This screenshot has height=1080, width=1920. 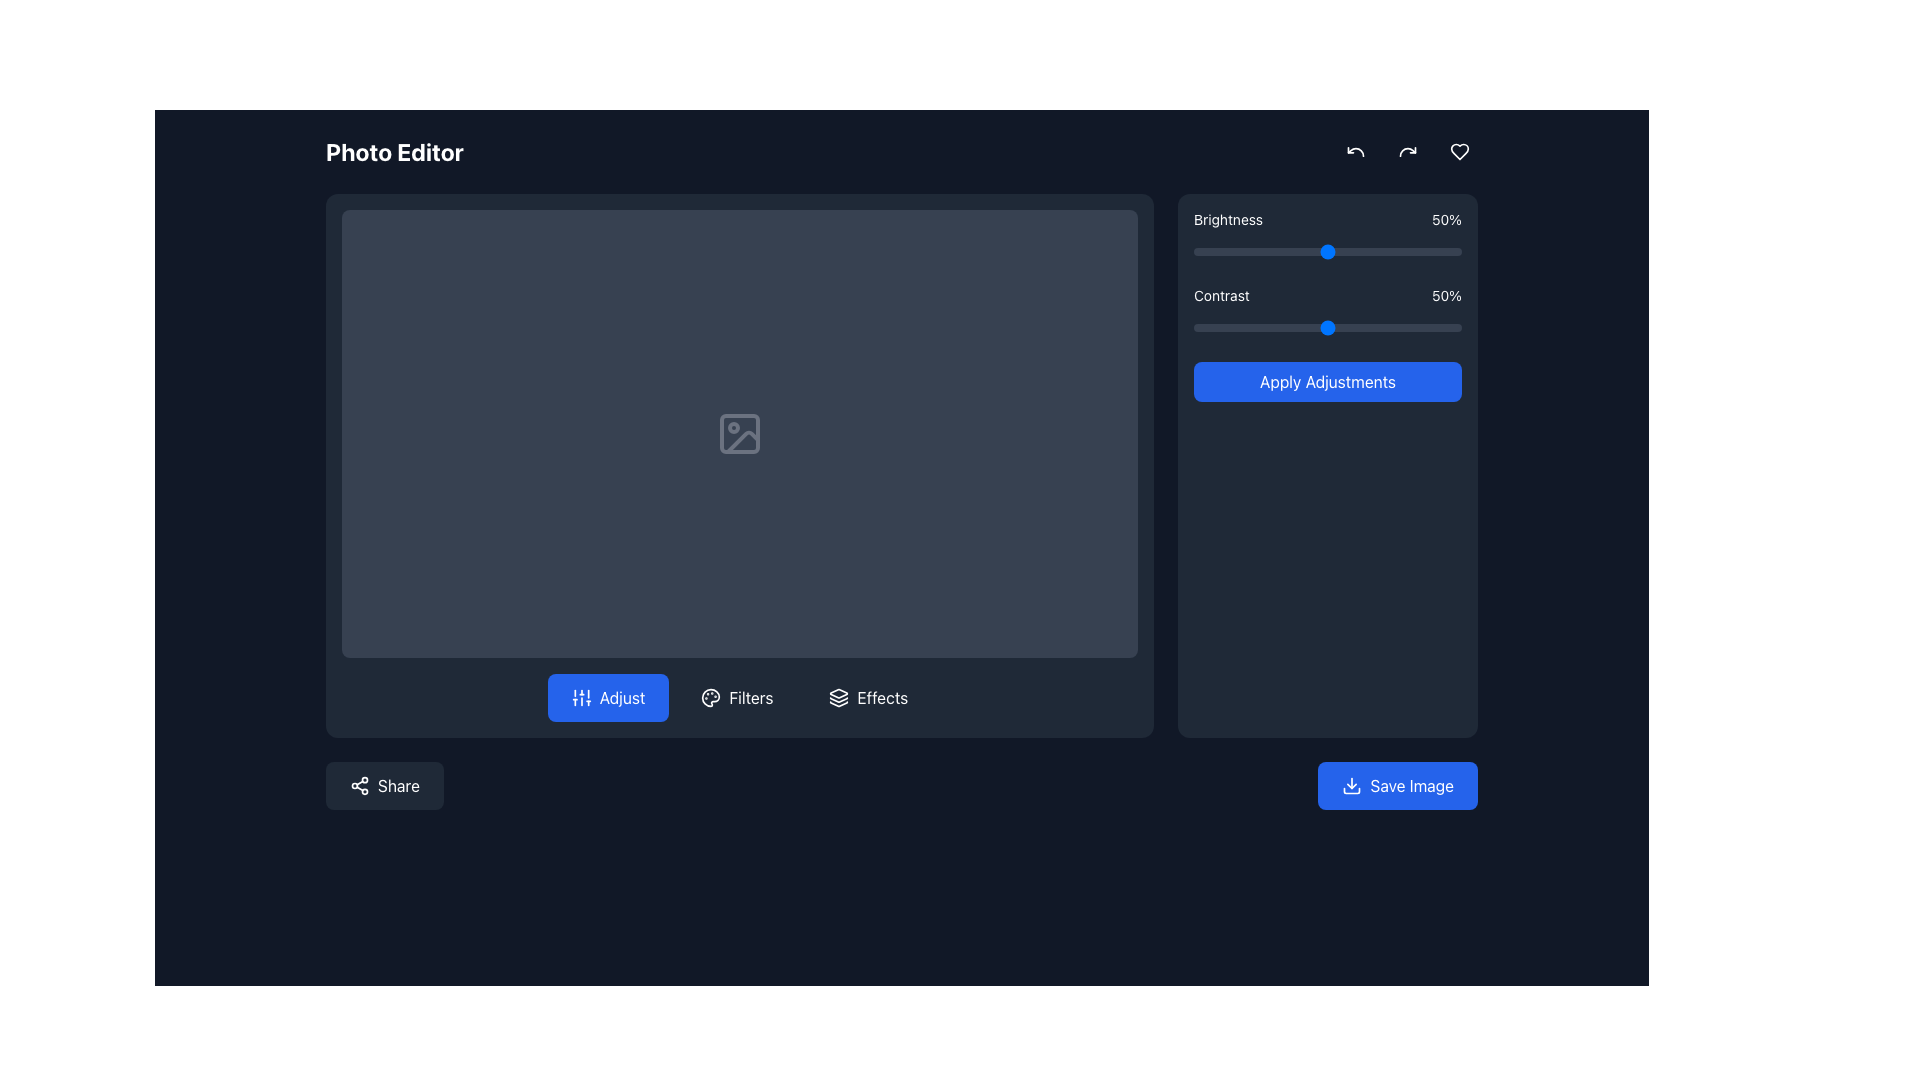 What do you see at coordinates (1356, 150) in the screenshot?
I see `the 'Undo' button located in the top-right corner of the horizontal toolbar, which is the first button from the left` at bounding box center [1356, 150].